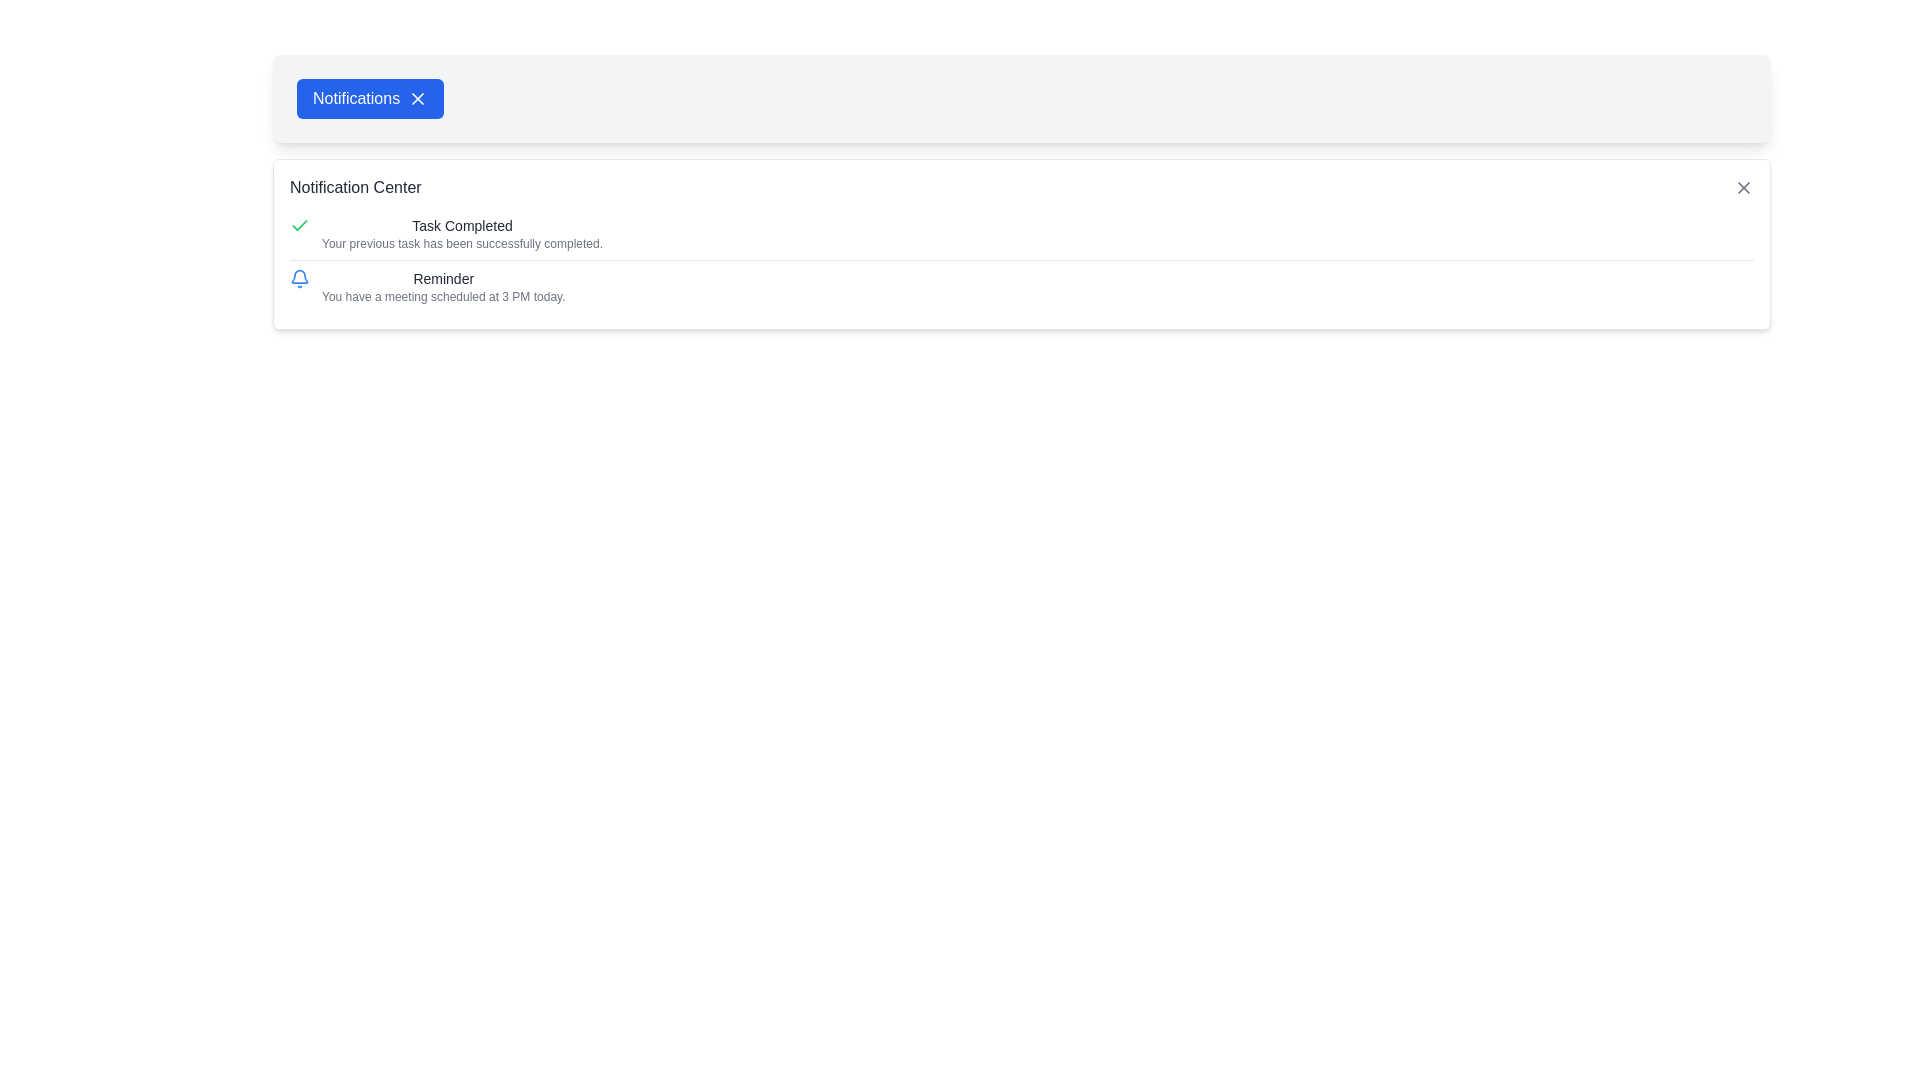 The width and height of the screenshot is (1920, 1080). I want to click on the text element that states 'Your previous task has been successfully completed.' located in the Notification Center panel, positioned below 'Task Completed.', so click(461, 242).